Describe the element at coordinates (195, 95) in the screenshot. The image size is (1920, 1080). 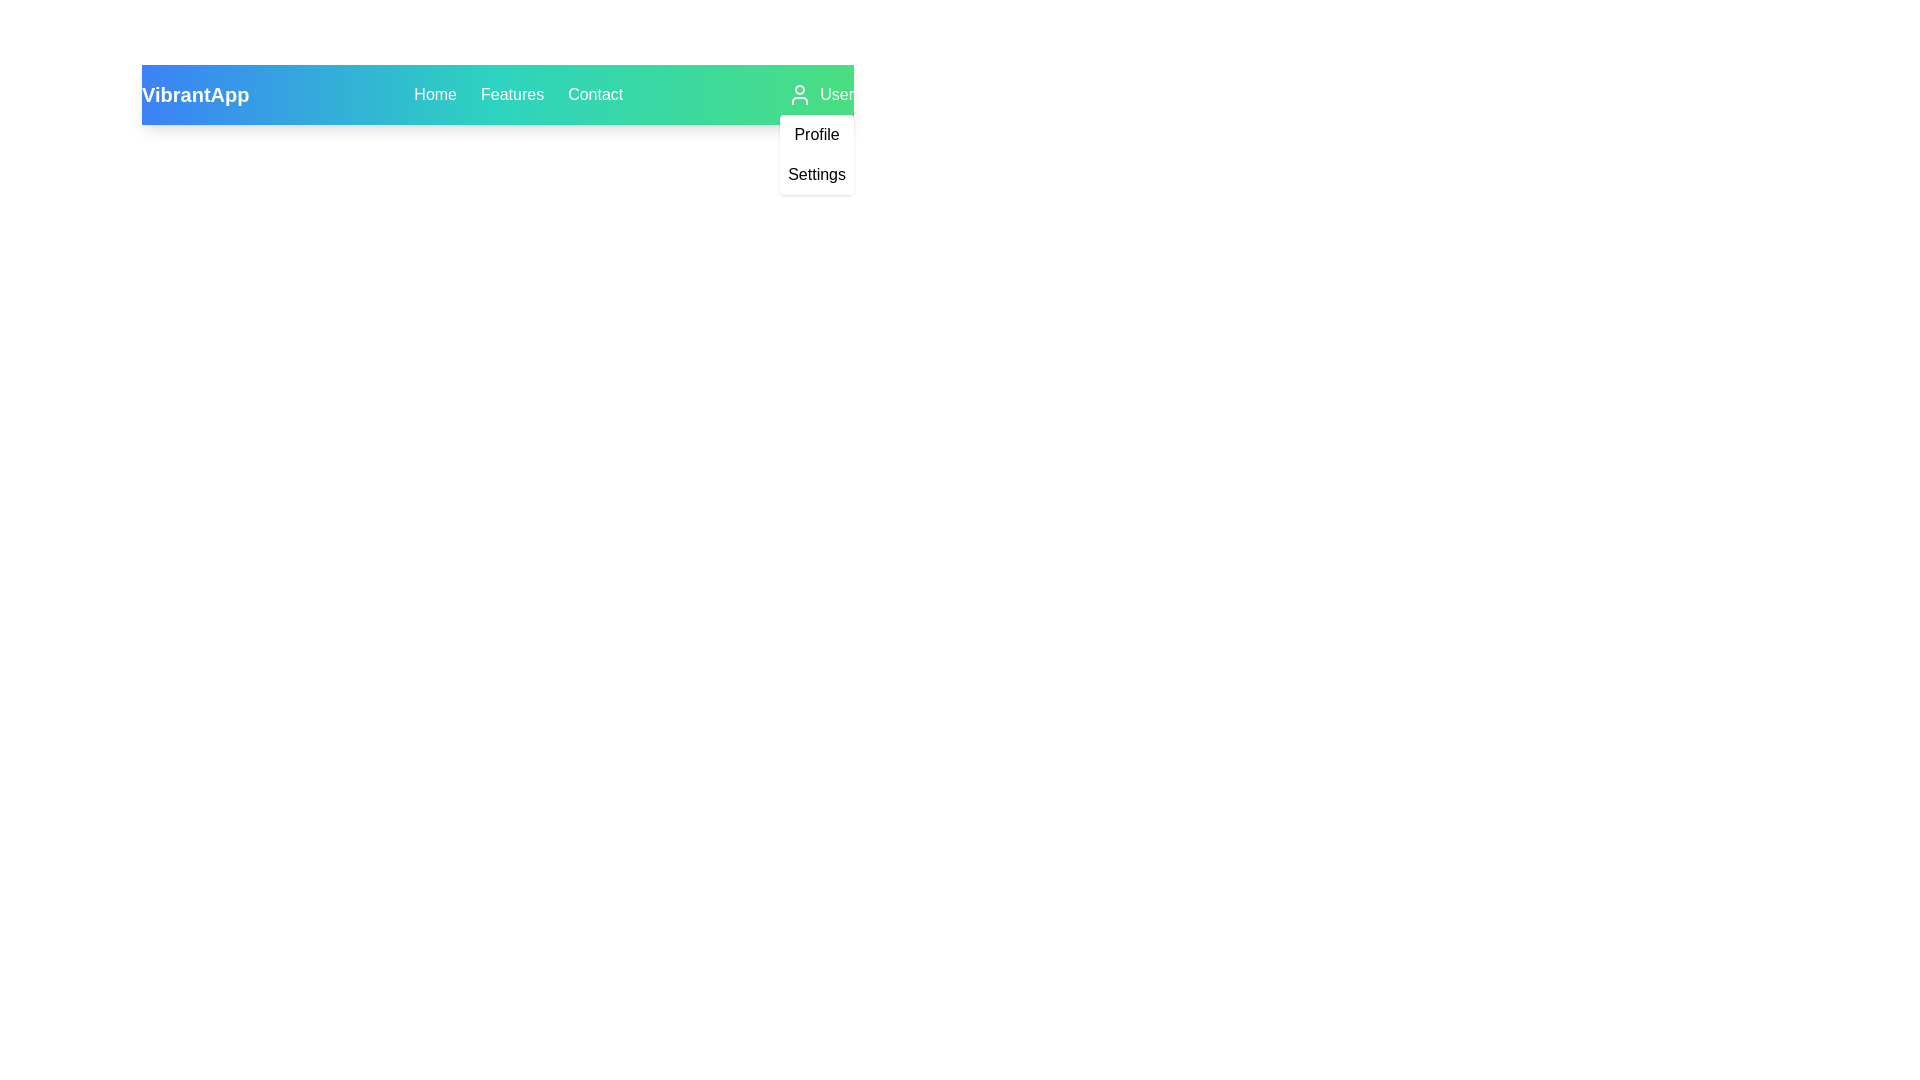
I see `the 'VibrantApp' logo text to simulate navigation` at that location.